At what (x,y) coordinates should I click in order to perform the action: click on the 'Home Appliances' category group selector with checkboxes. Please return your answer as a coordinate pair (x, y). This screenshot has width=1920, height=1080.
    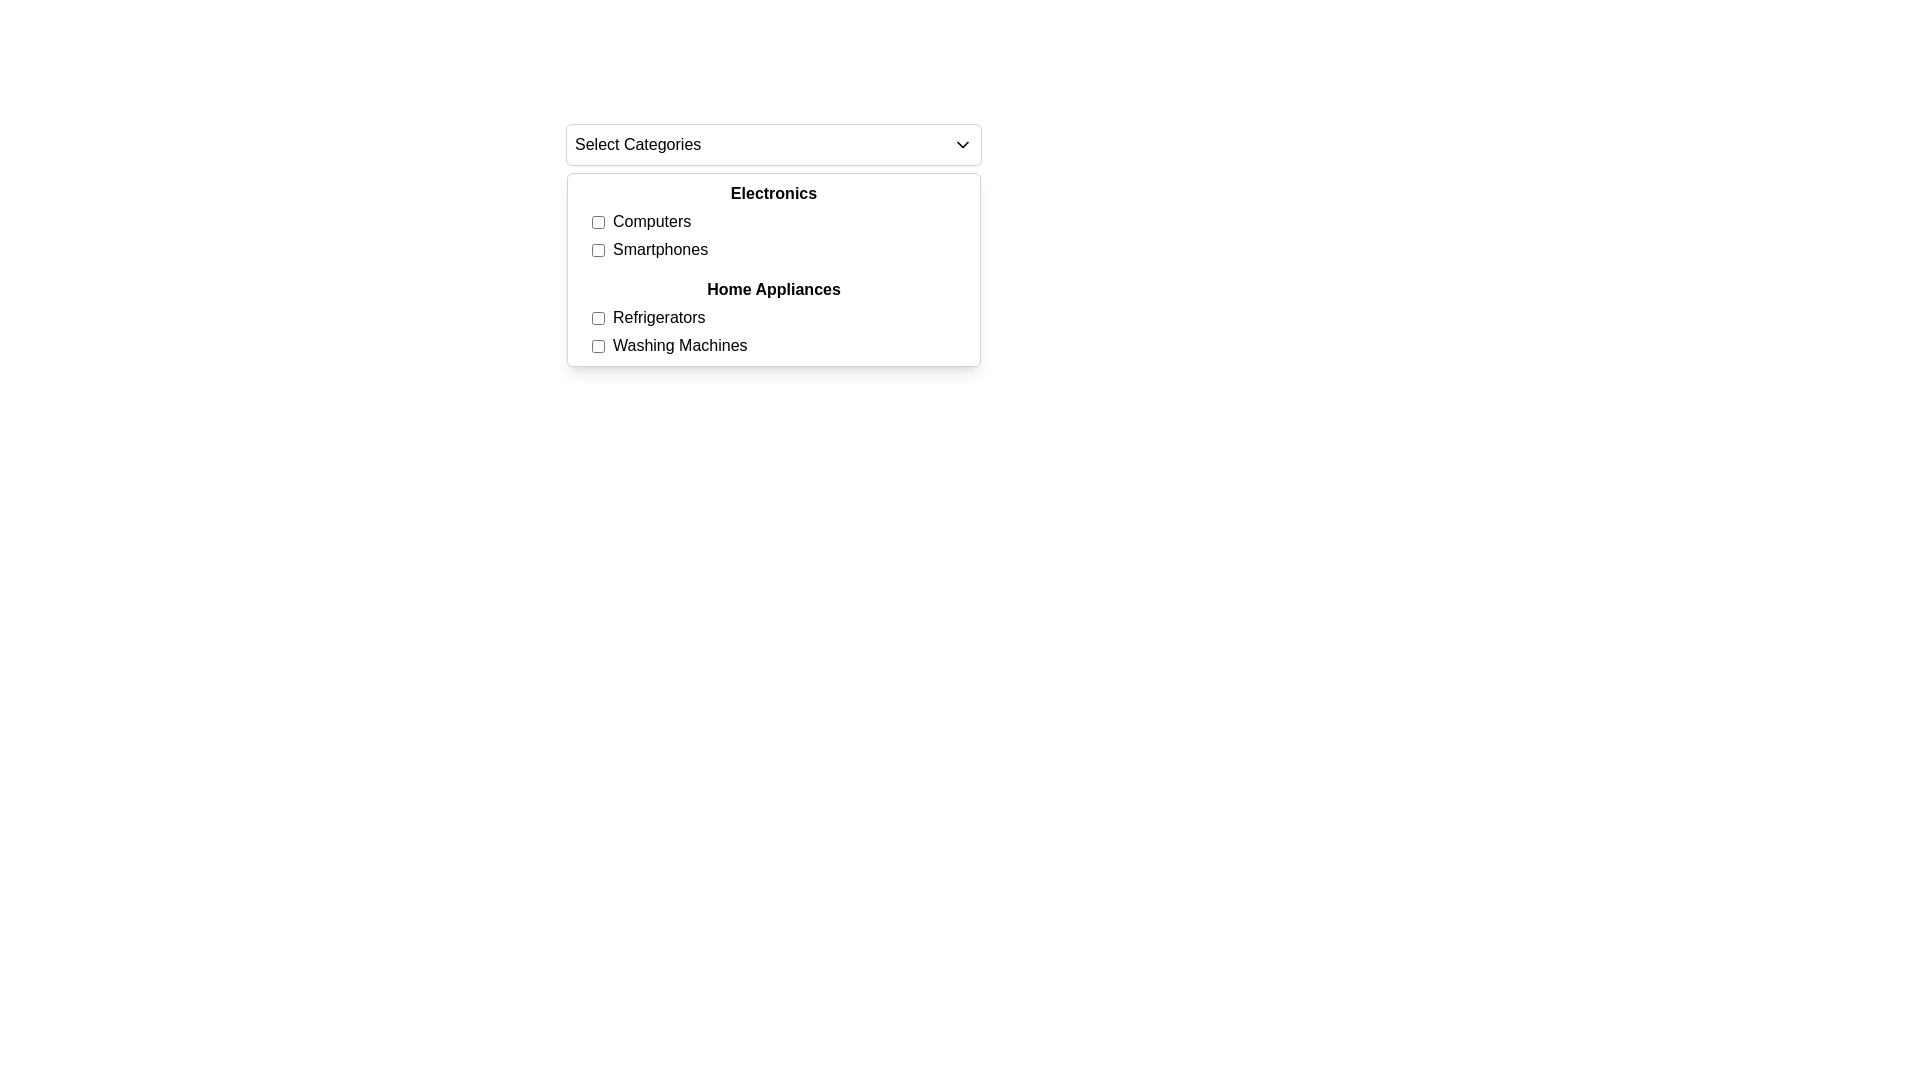
    Looking at the image, I should click on (772, 316).